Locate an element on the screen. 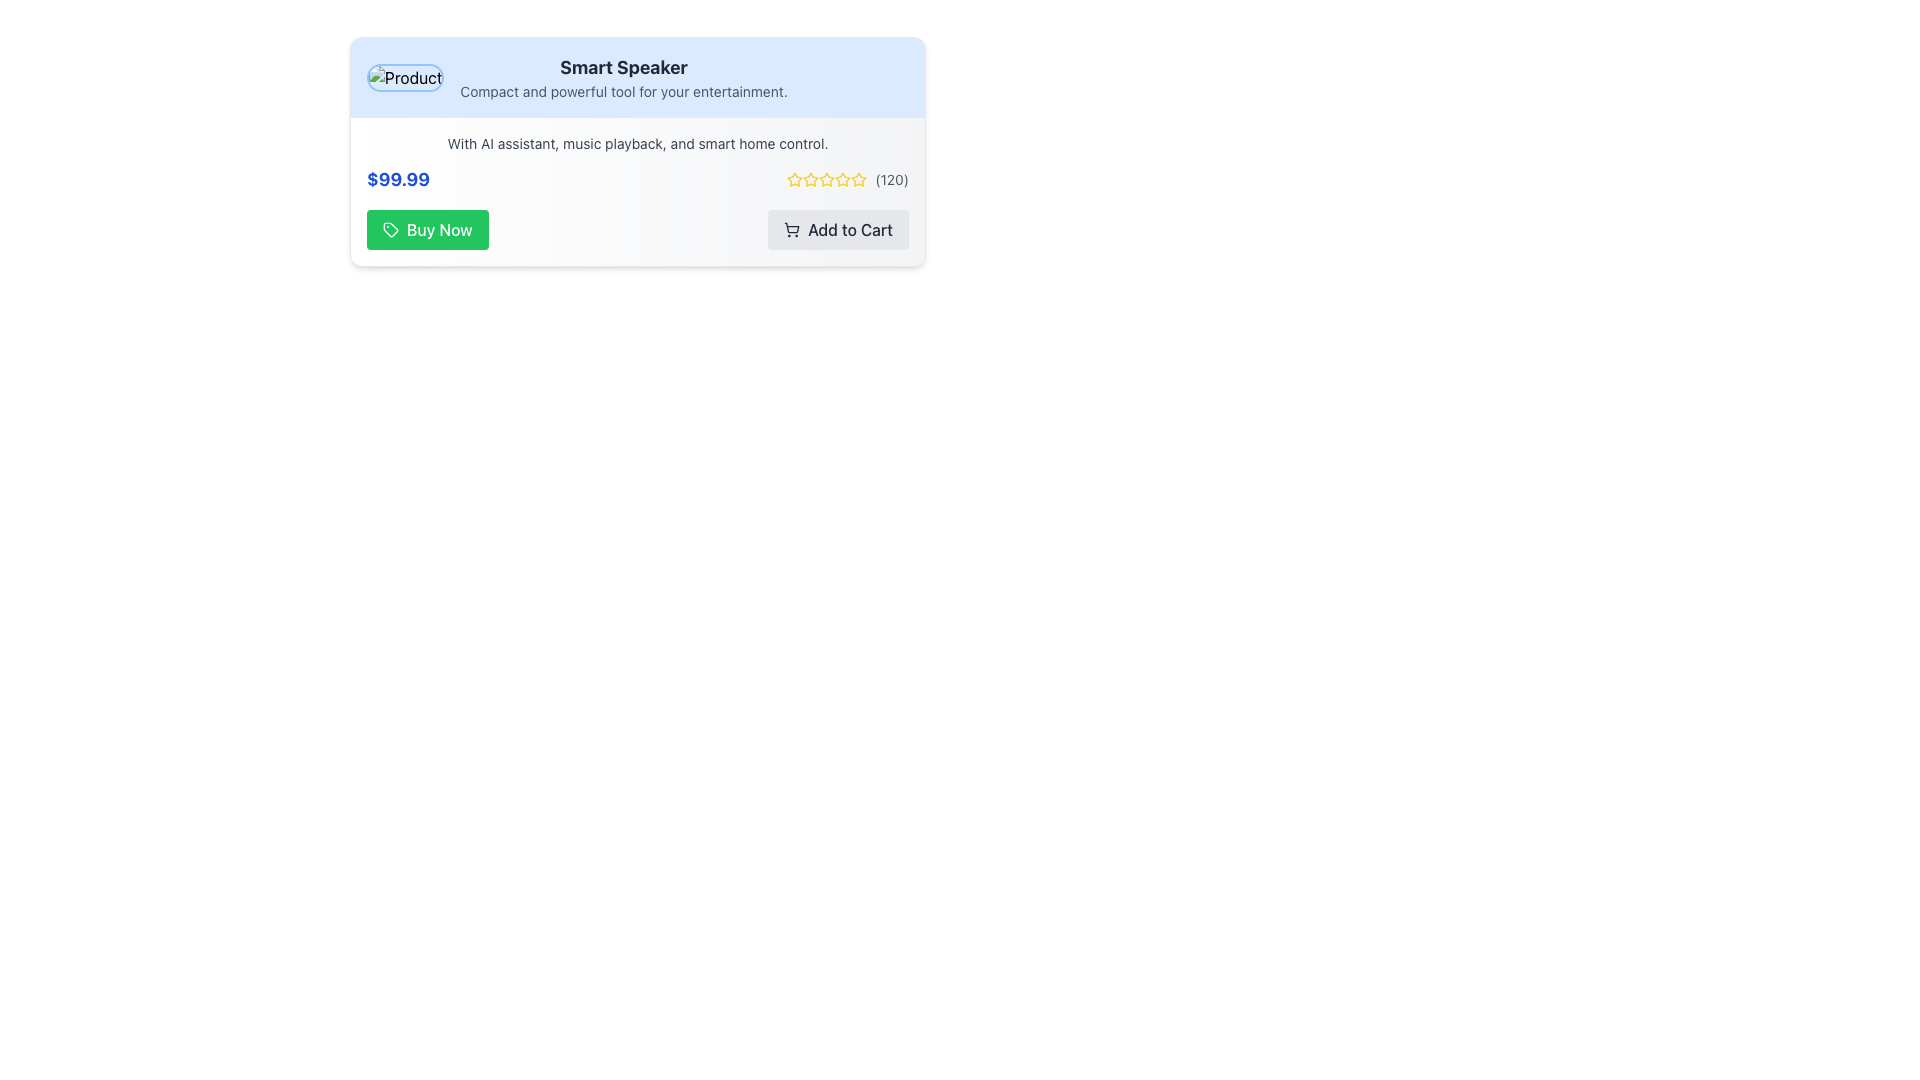 The image size is (1920, 1080). the tag-shaped icon located on the left side of the 'Buy Now' button, which features a green outline and a small circular dot near the top-left corner is located at coordinates (390, 229).